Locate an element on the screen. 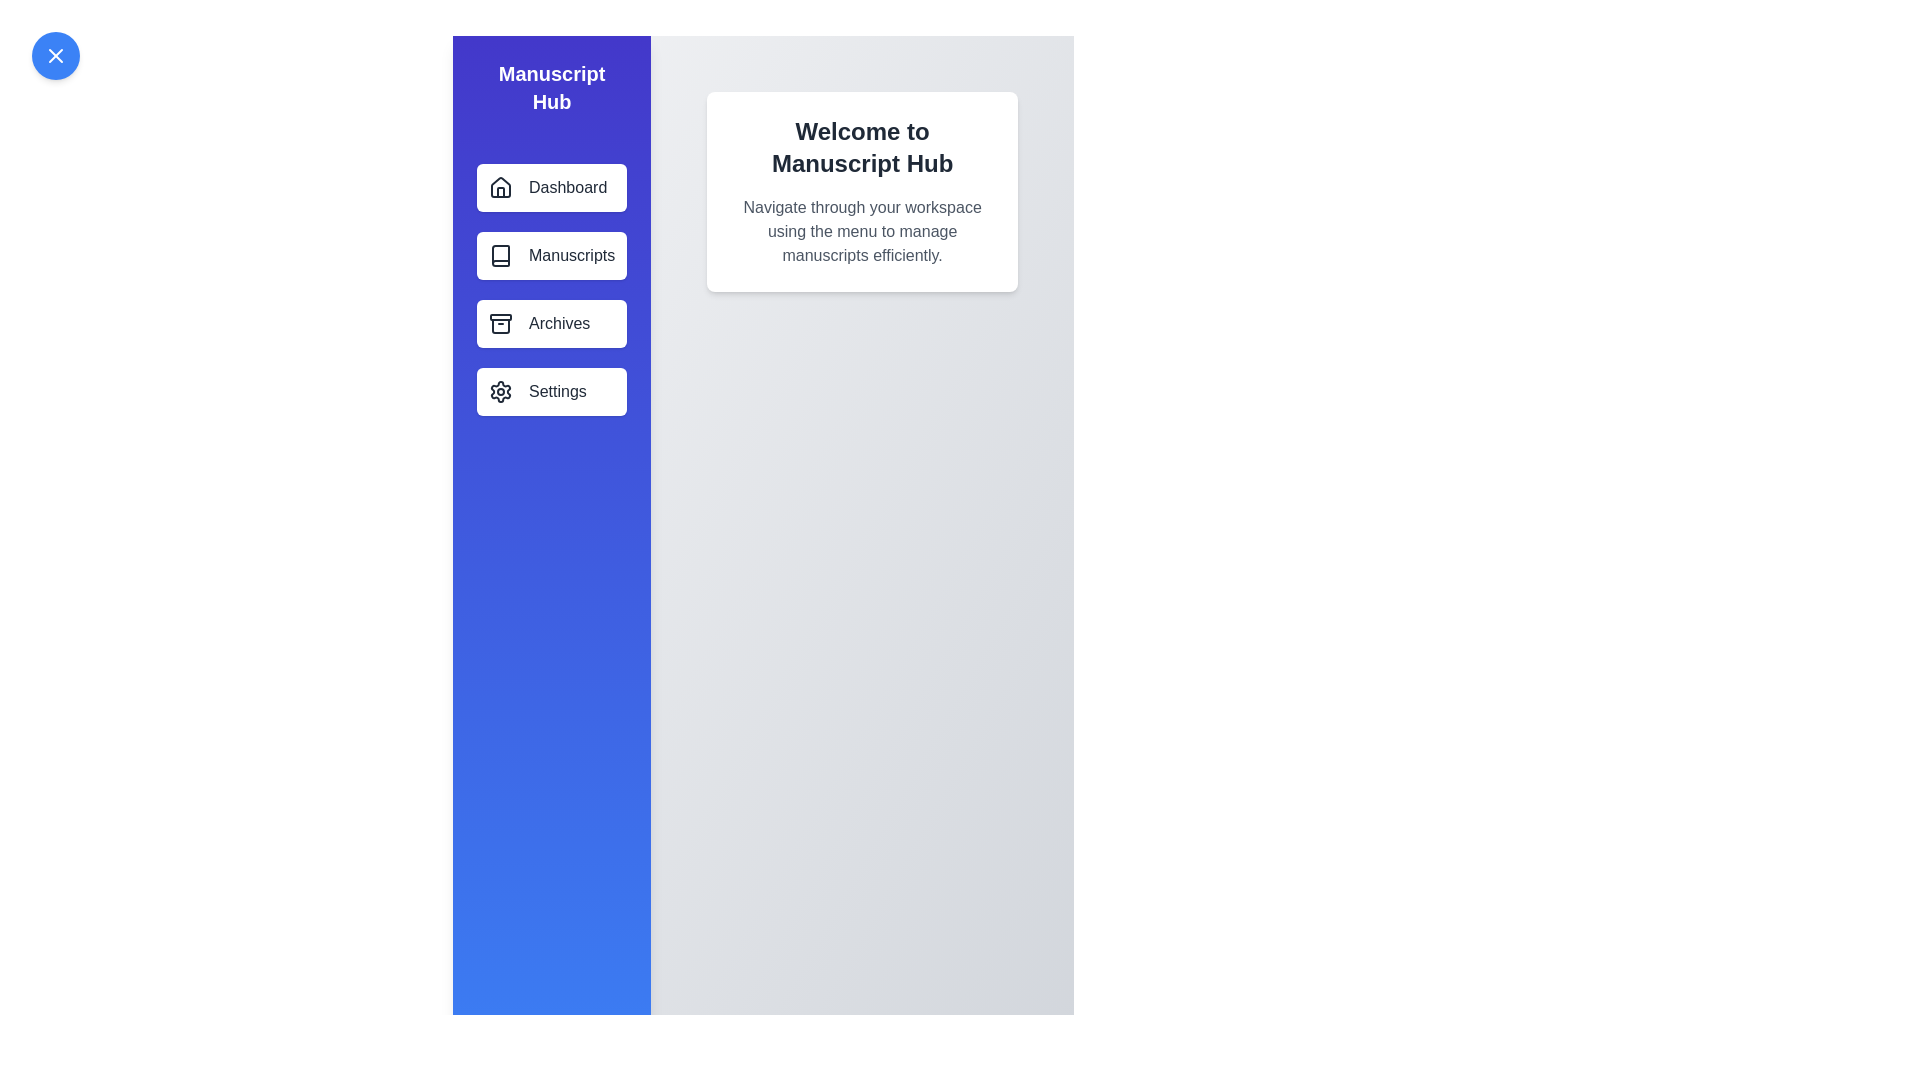  the menu item labeled Archives is located at coordinates (552, 323).